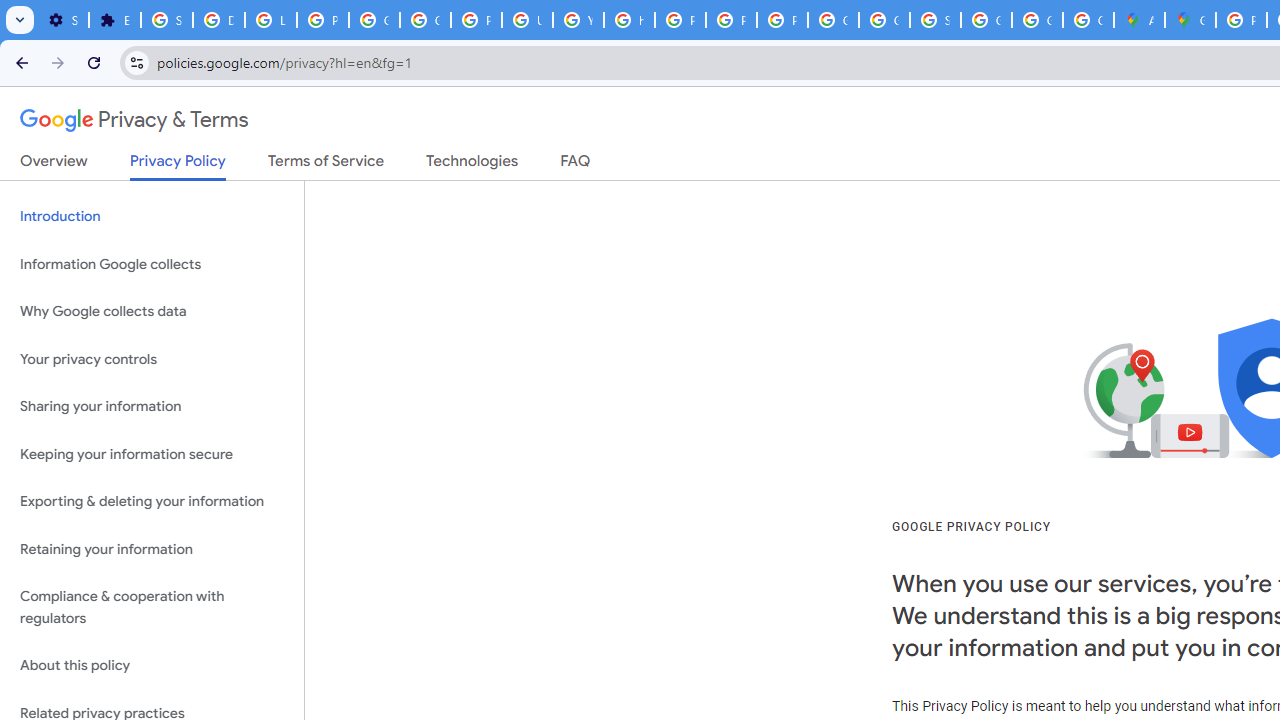  I want to click on 'Sharing your information', so click(151, 406).